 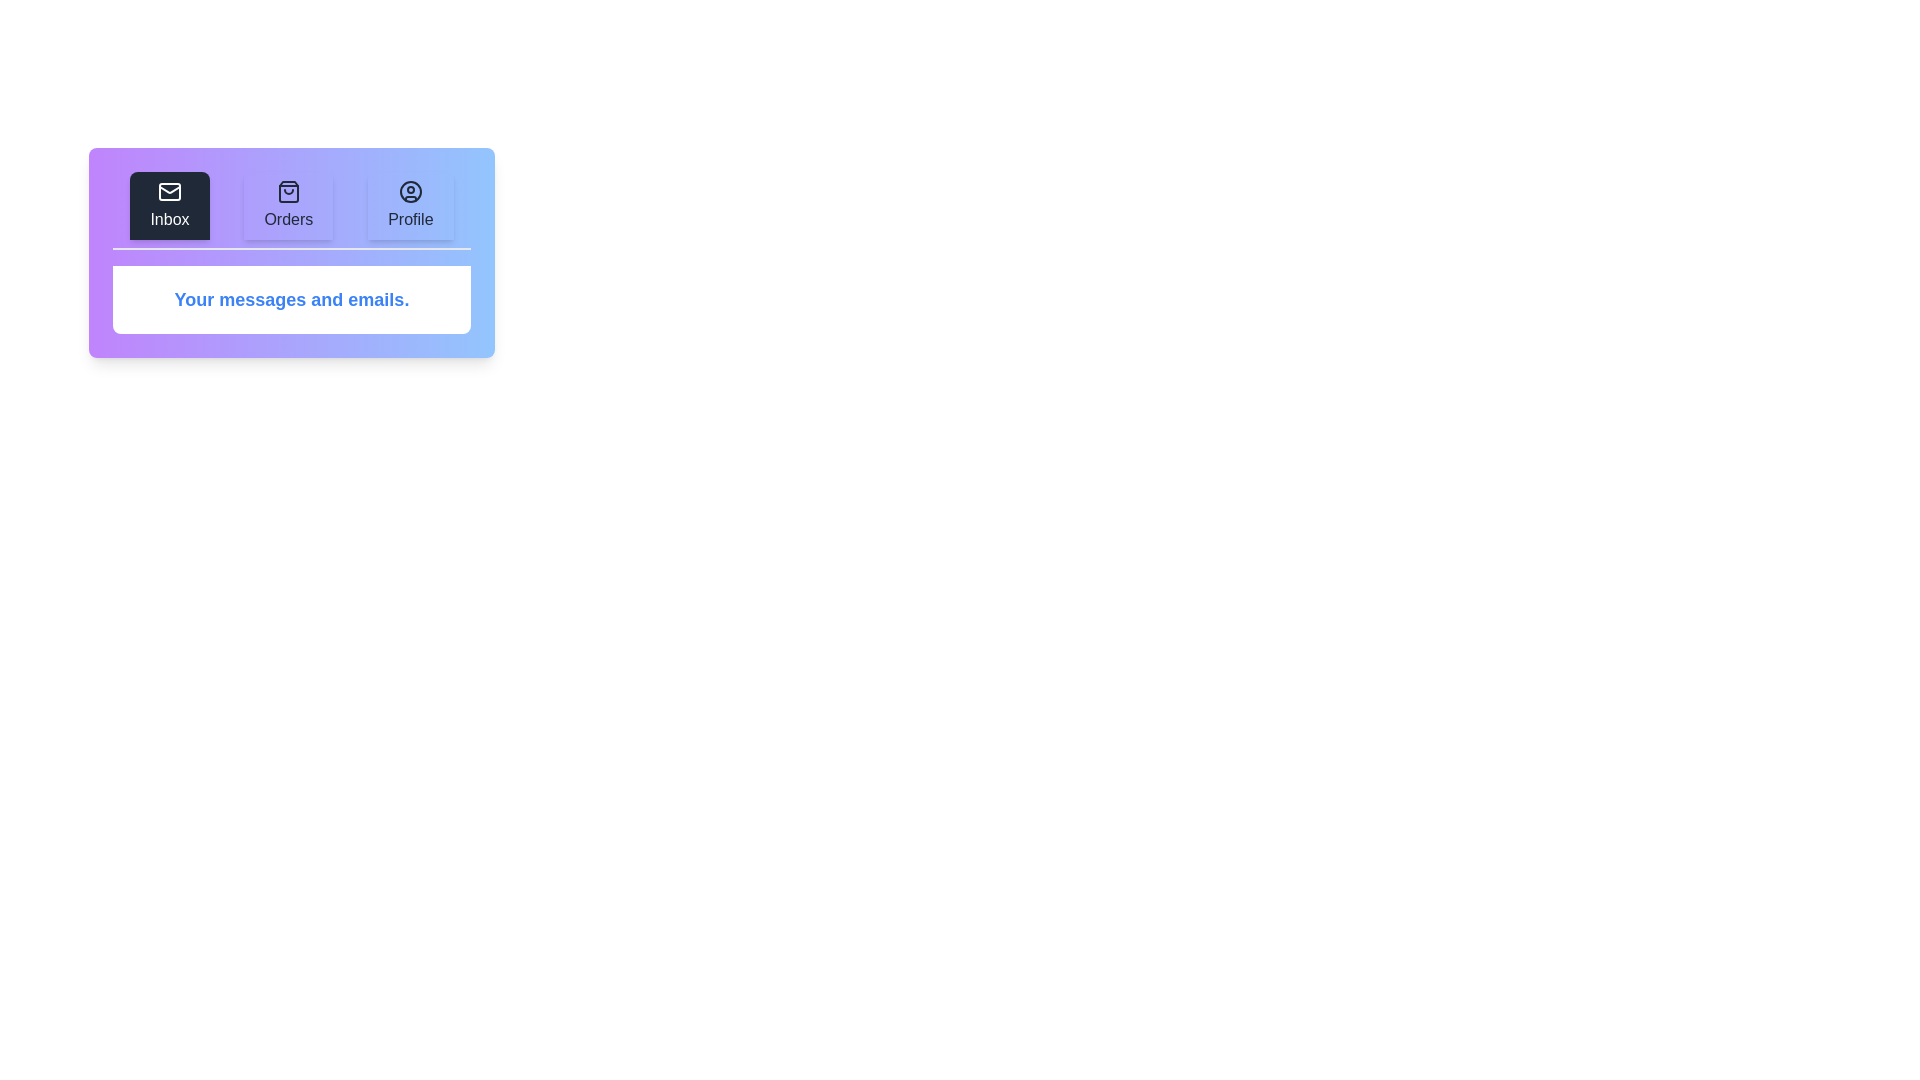 What do you see at coordinates (169, 205) in the screenshot?
I see `the tab labeled Inbox to observe its hover effect` at bounding box center [169, 205].